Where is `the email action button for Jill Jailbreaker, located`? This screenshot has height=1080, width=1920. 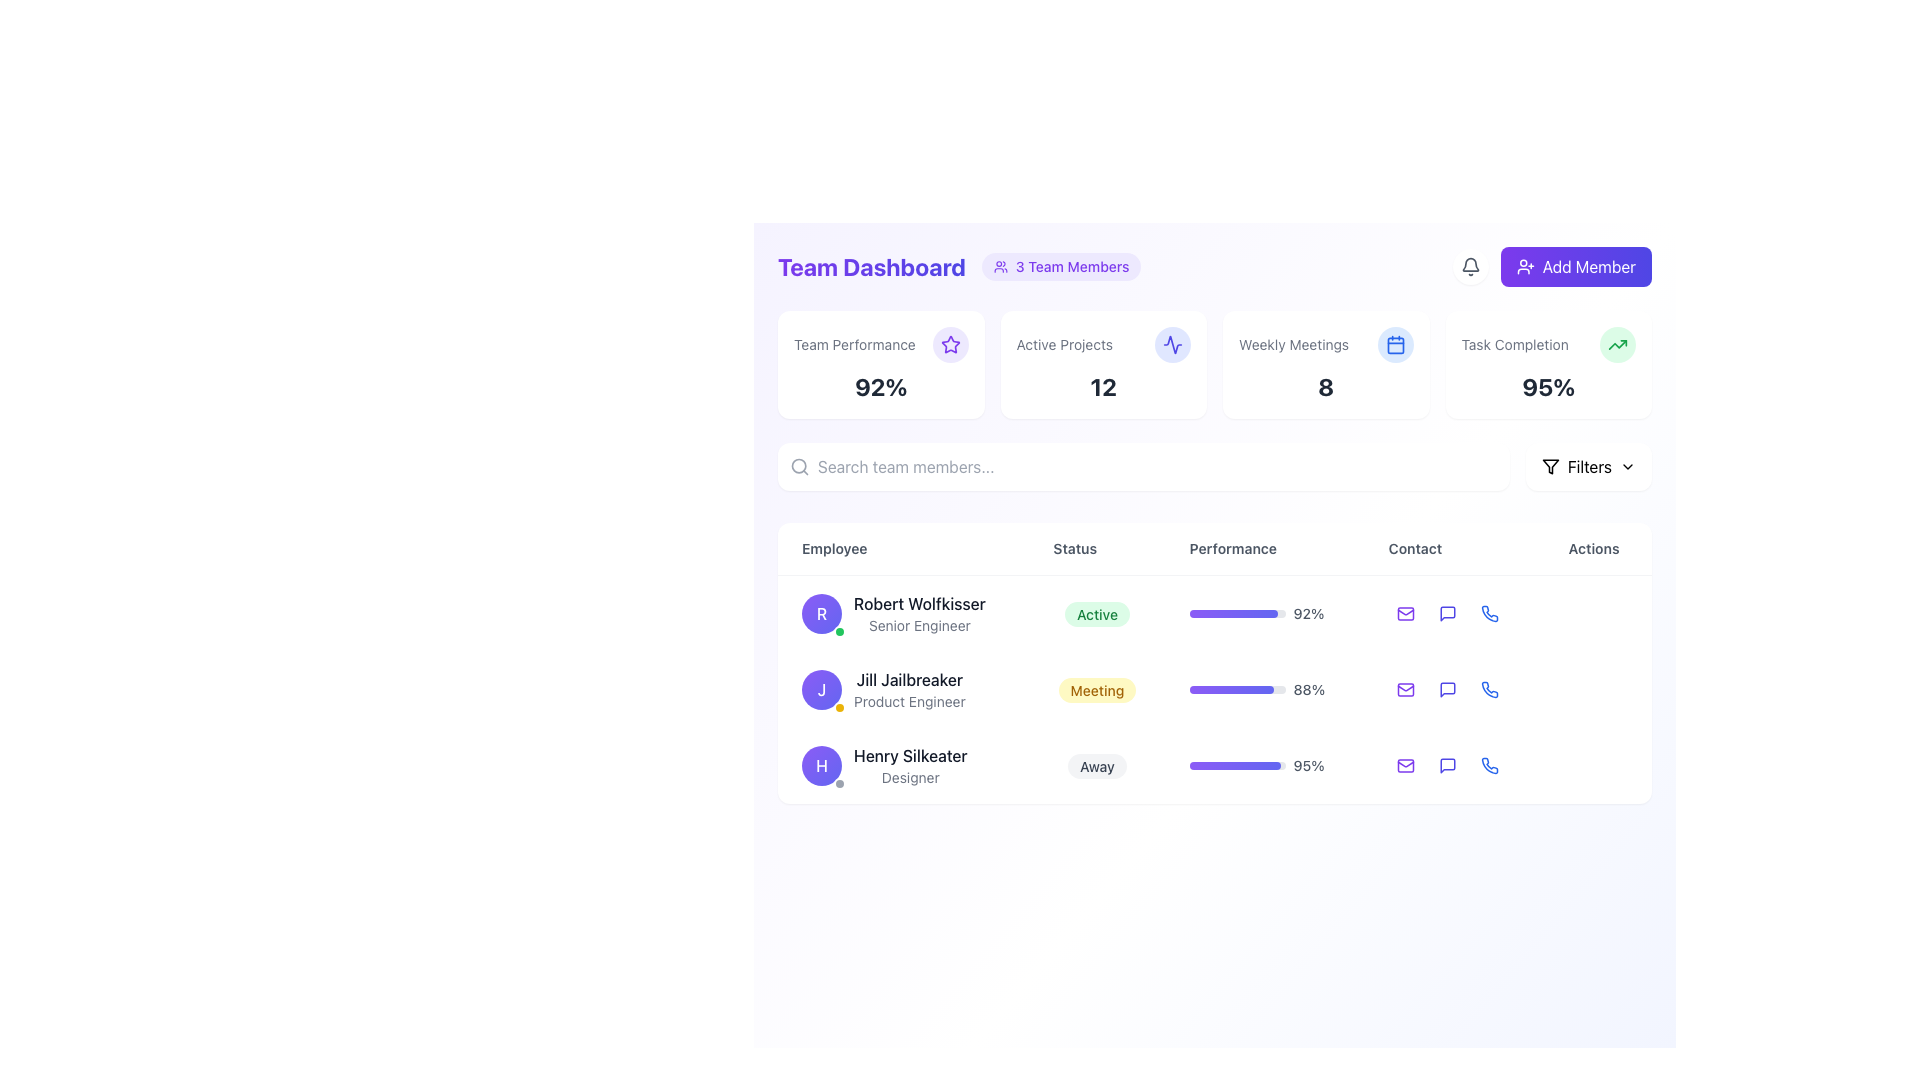 the email action button for Jill Jailbreaker, located is located at coordinates (1404, 689).